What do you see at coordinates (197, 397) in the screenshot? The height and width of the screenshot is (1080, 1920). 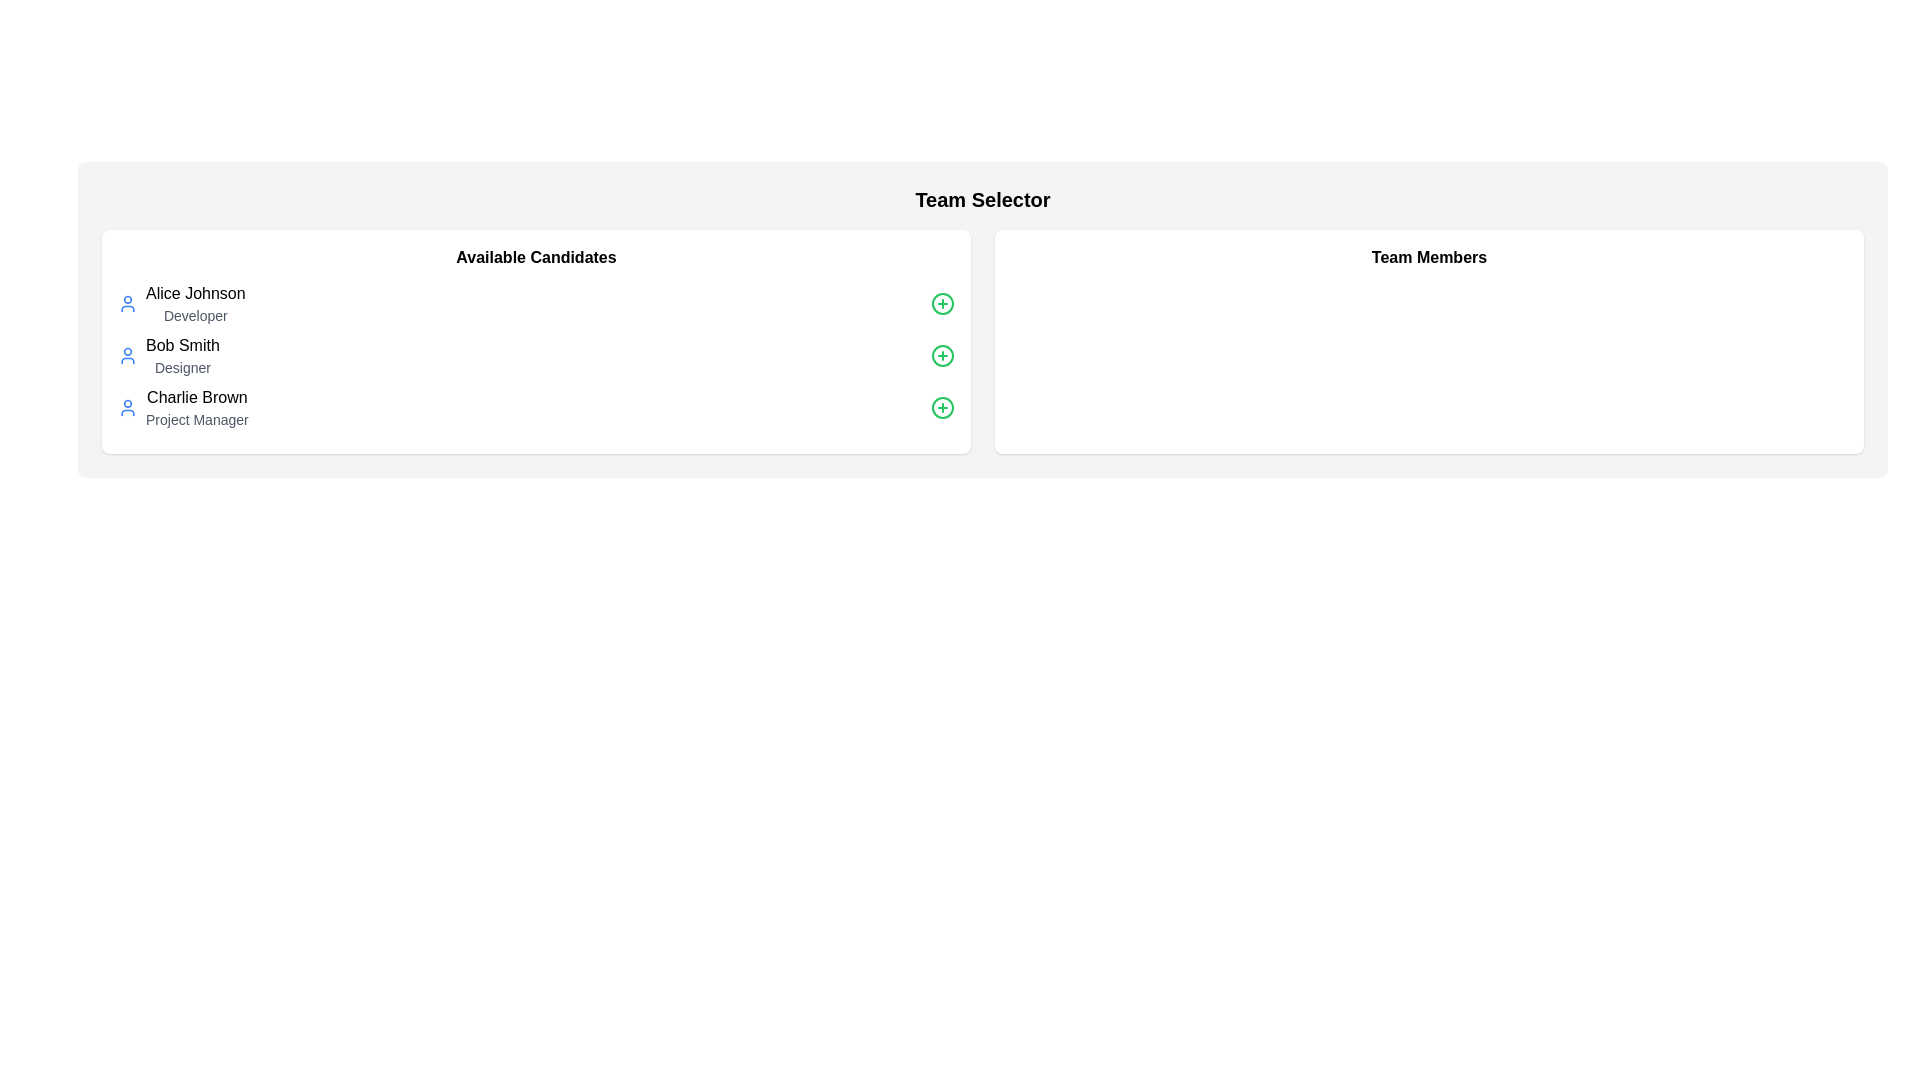 I see `the text label displaying 'Charlie Brown', which is the first line in a two-line layout in the 'Available Candidates' column, located below 'Bob Smith'` at bounding box center [197, 397].